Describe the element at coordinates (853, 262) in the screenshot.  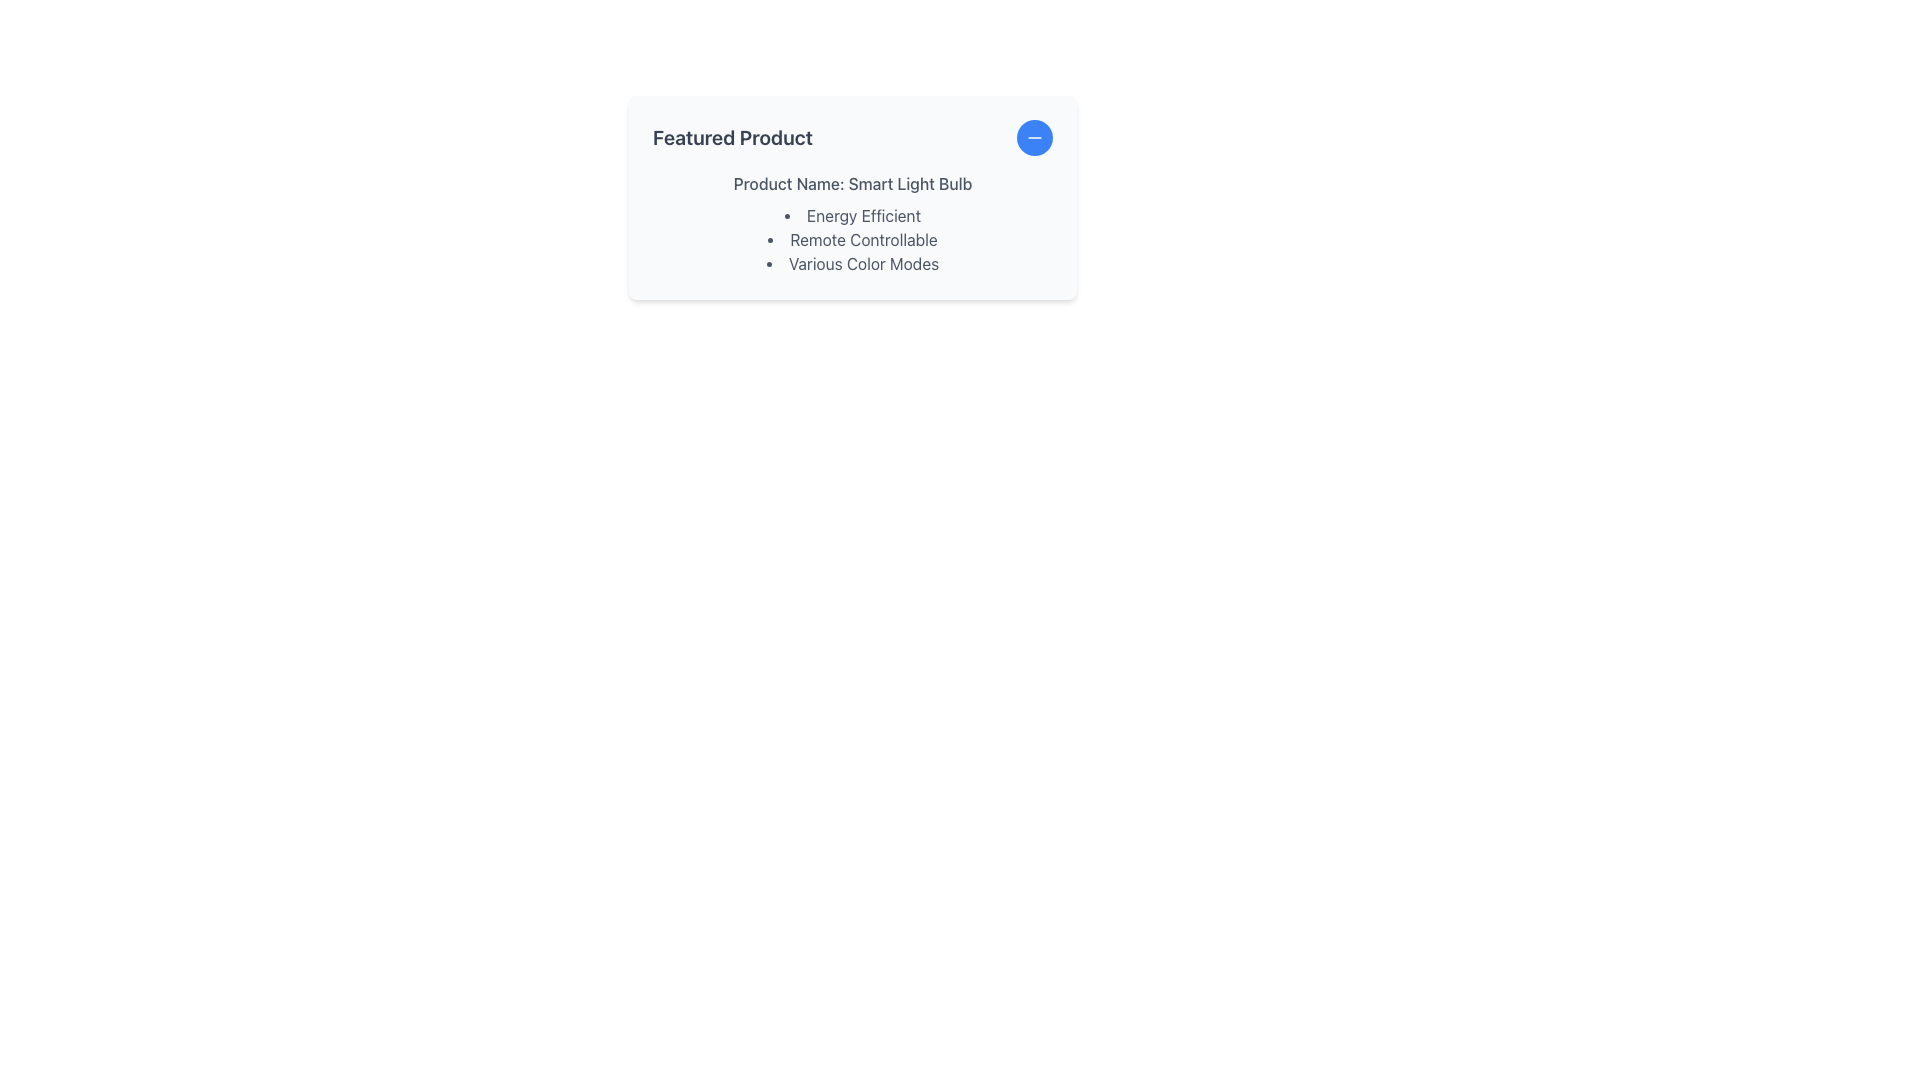
I see `the third text label in the list of features within the card interface` at that location.